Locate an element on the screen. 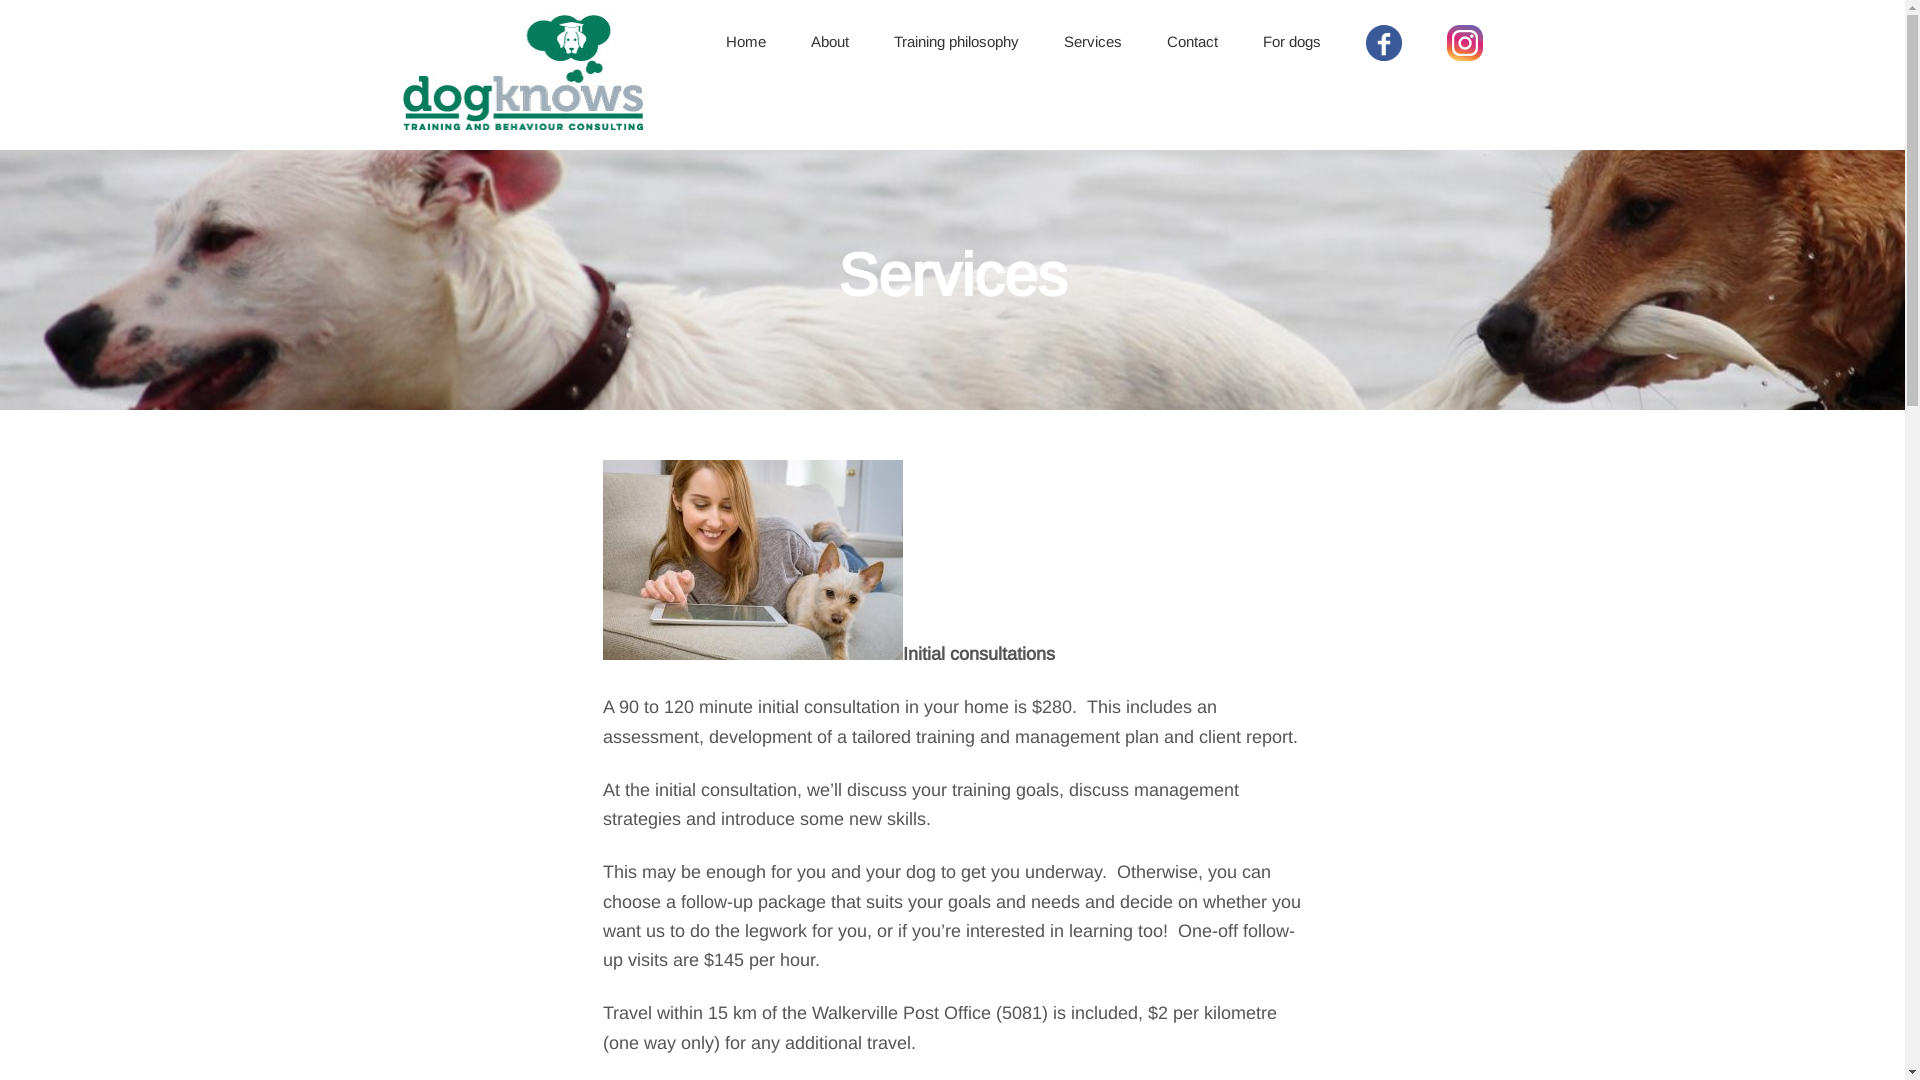 Image resolution: width=1920 pixels, height=1080 pixels. 'Training philosophy' is located at coordinates (955, 42).